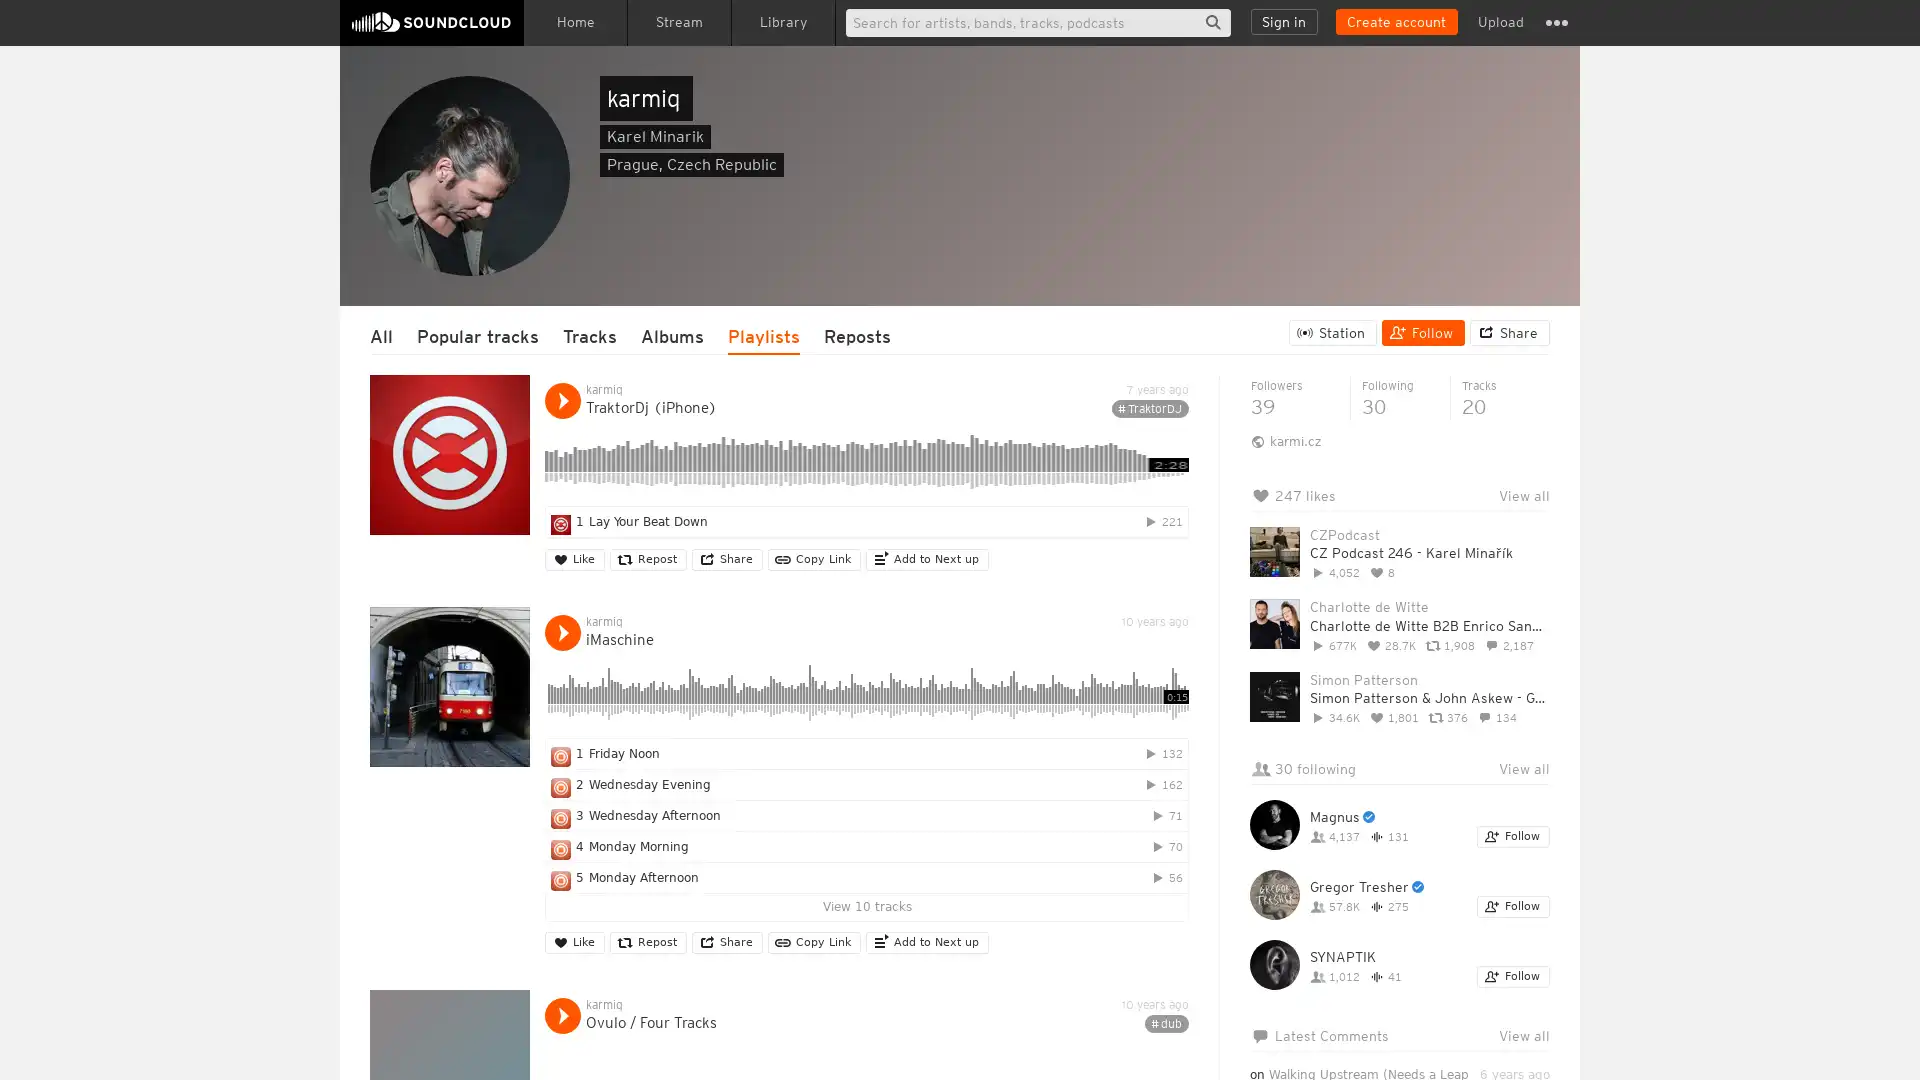  I want to click on Search, so click(1212, 22).